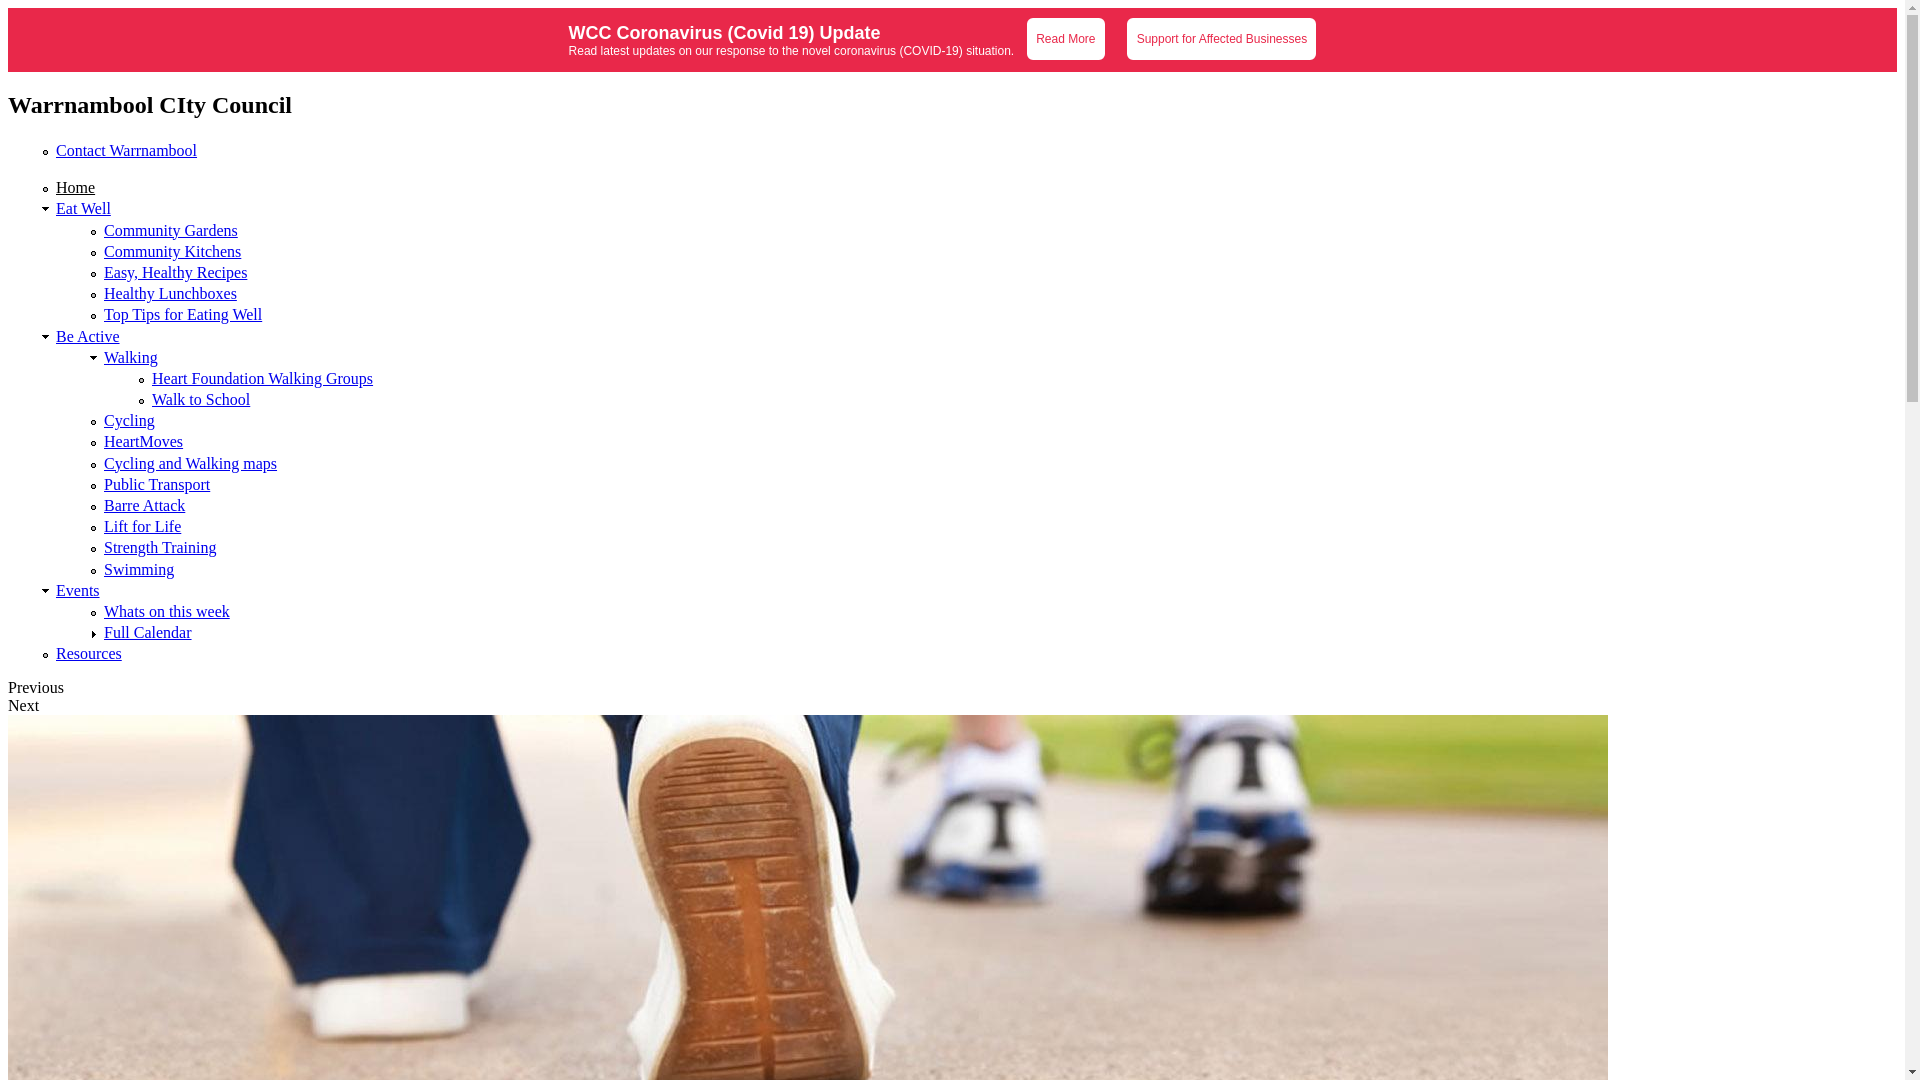  What do you see at coordinates (103, 484) in the screenshot?
I see `'Public Transport'` at bounding box center [103, 484].